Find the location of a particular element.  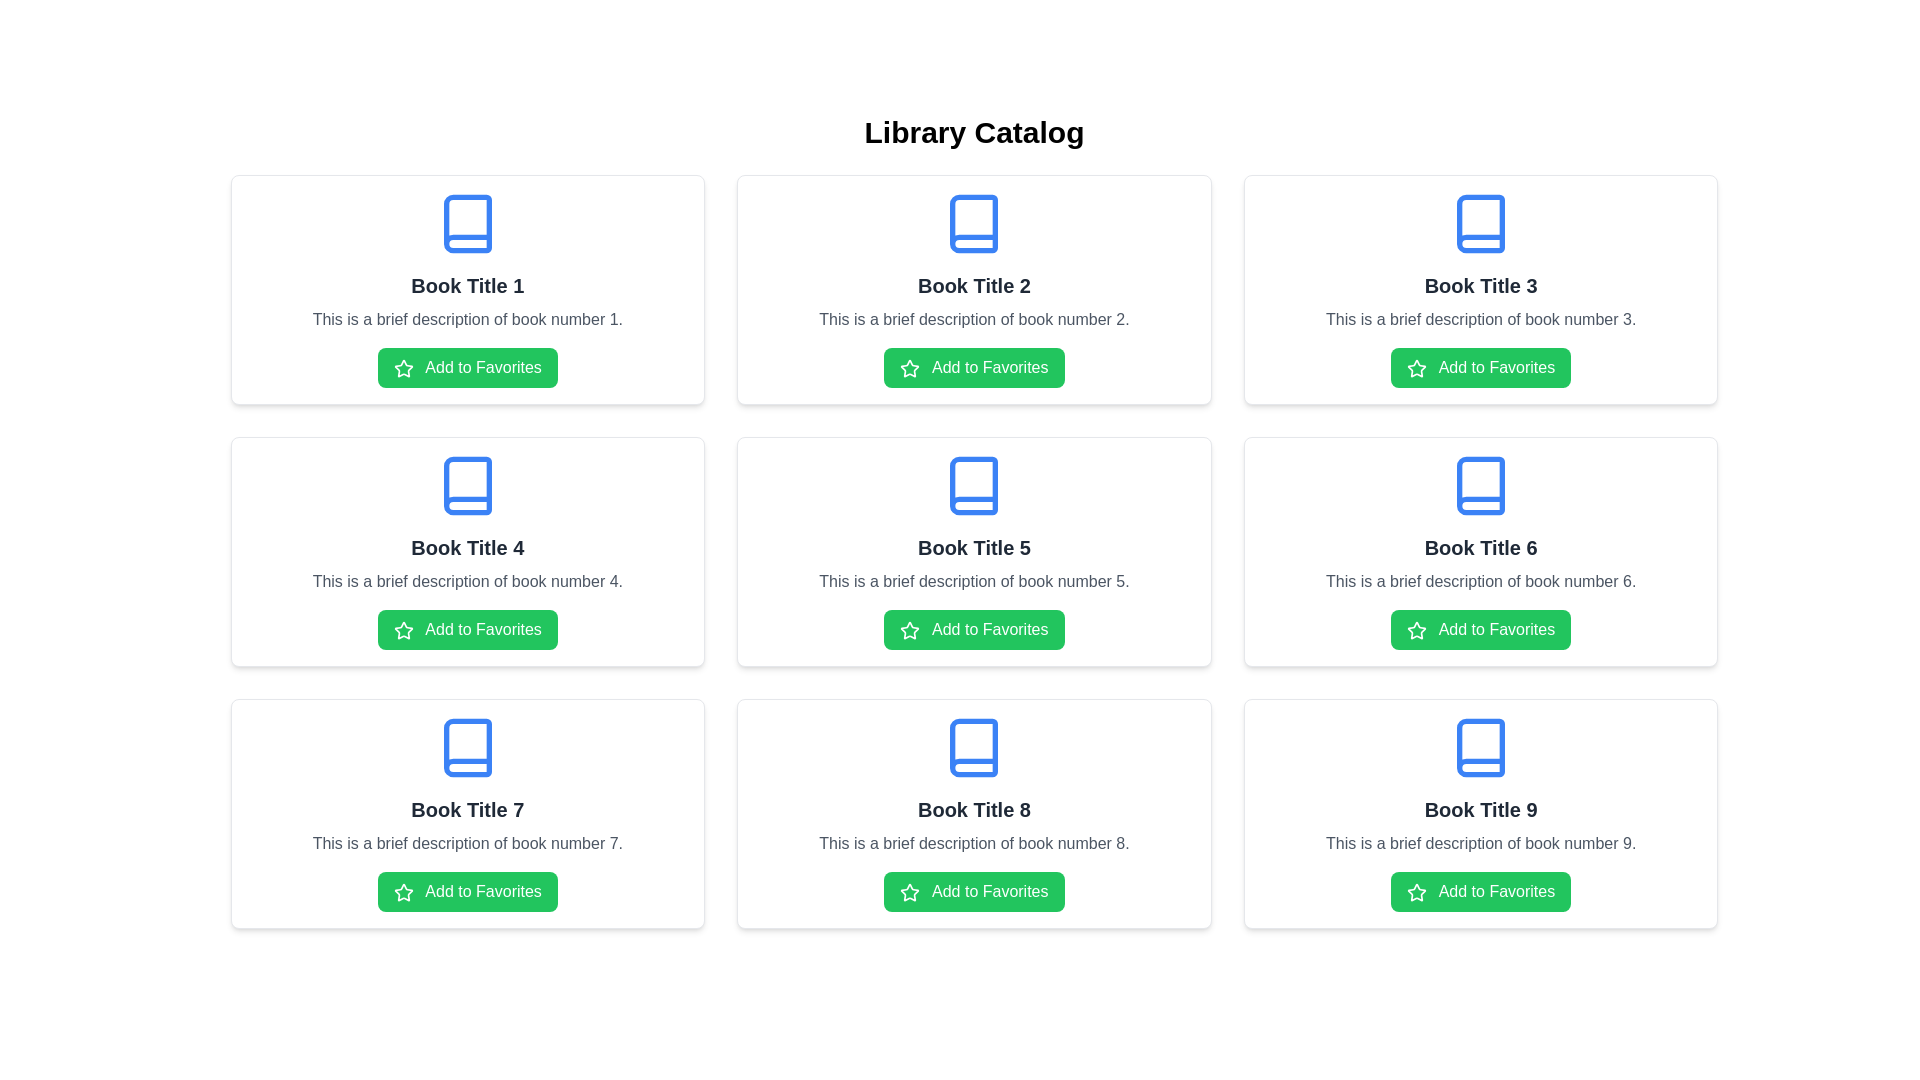

the star-shaped icon that signifies the 'Add to Favorites' action, which is part of the button labeled 'Add to Favorites' located next to 'Book Title 5' is located at coordinates (909, 630).